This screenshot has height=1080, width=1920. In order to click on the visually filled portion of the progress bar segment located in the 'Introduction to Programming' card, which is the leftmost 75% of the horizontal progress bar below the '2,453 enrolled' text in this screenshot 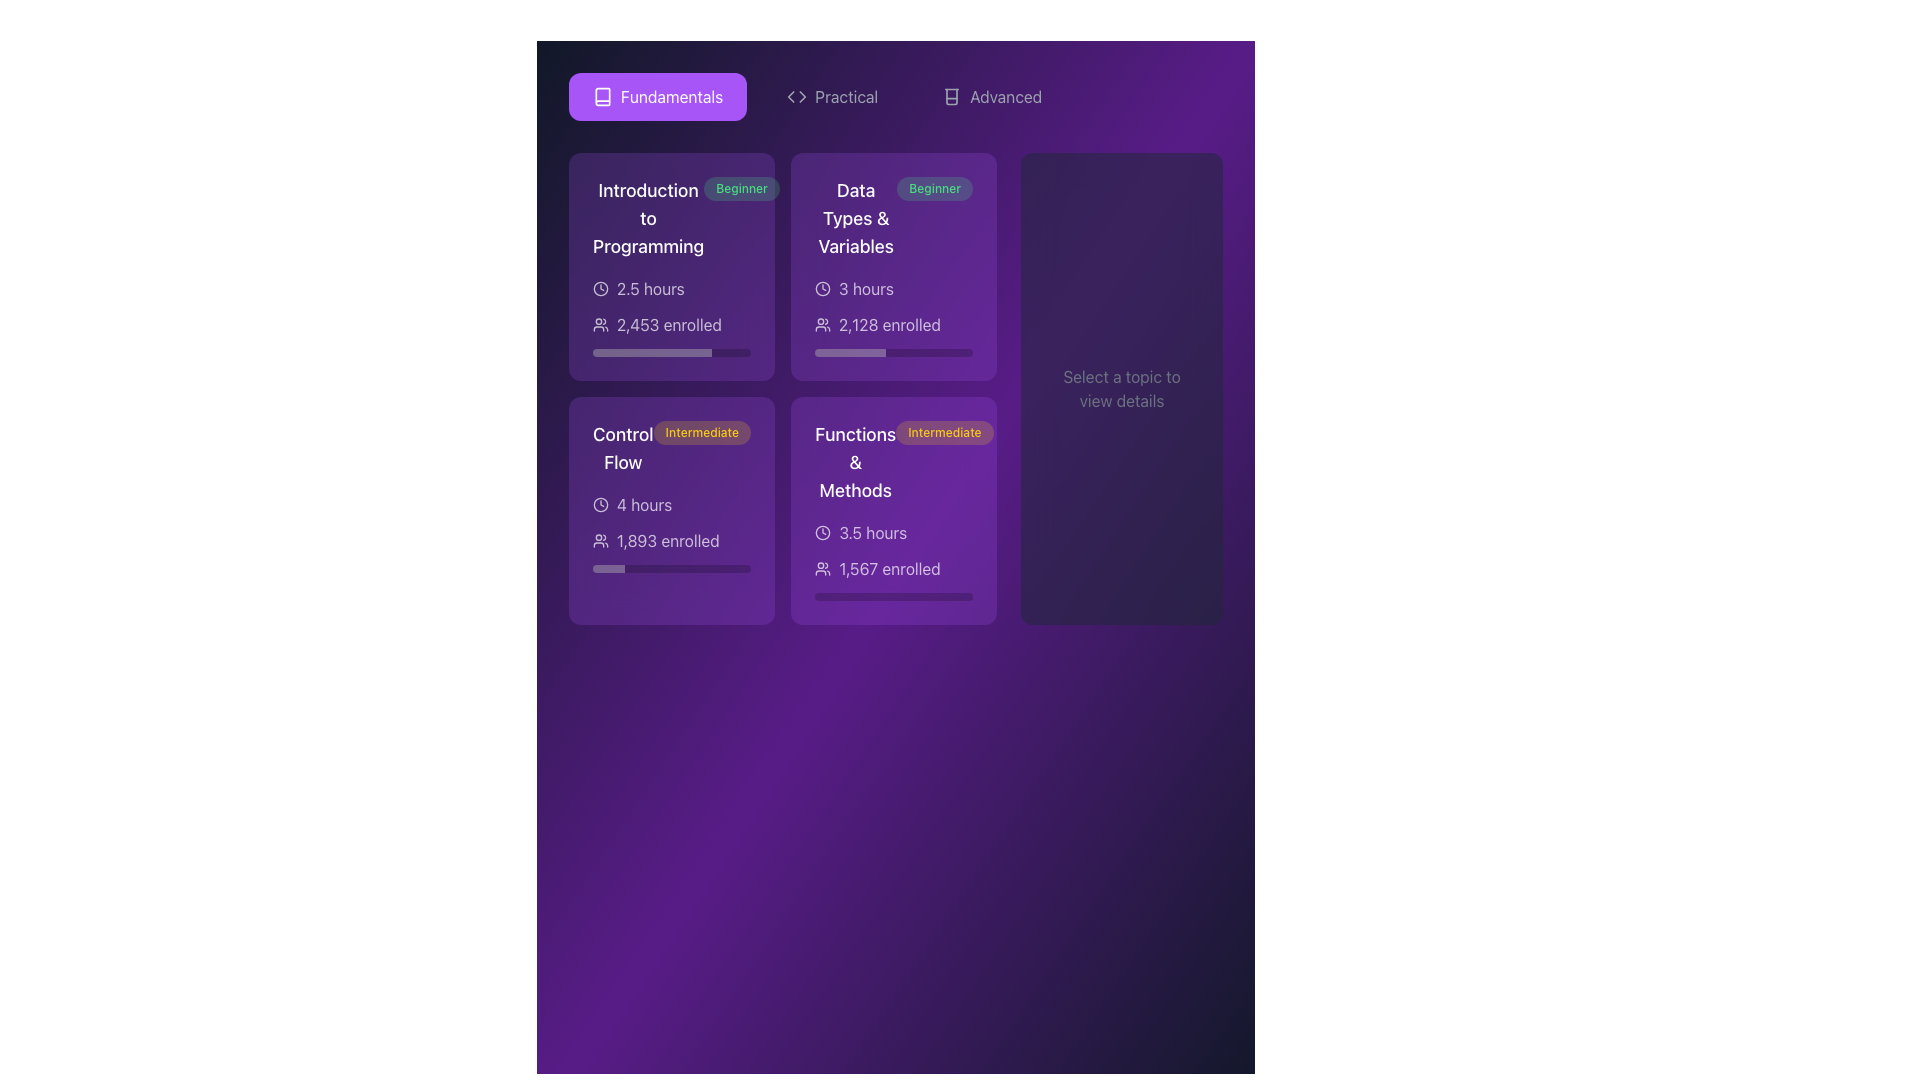, I will do `click(652, 352)`.